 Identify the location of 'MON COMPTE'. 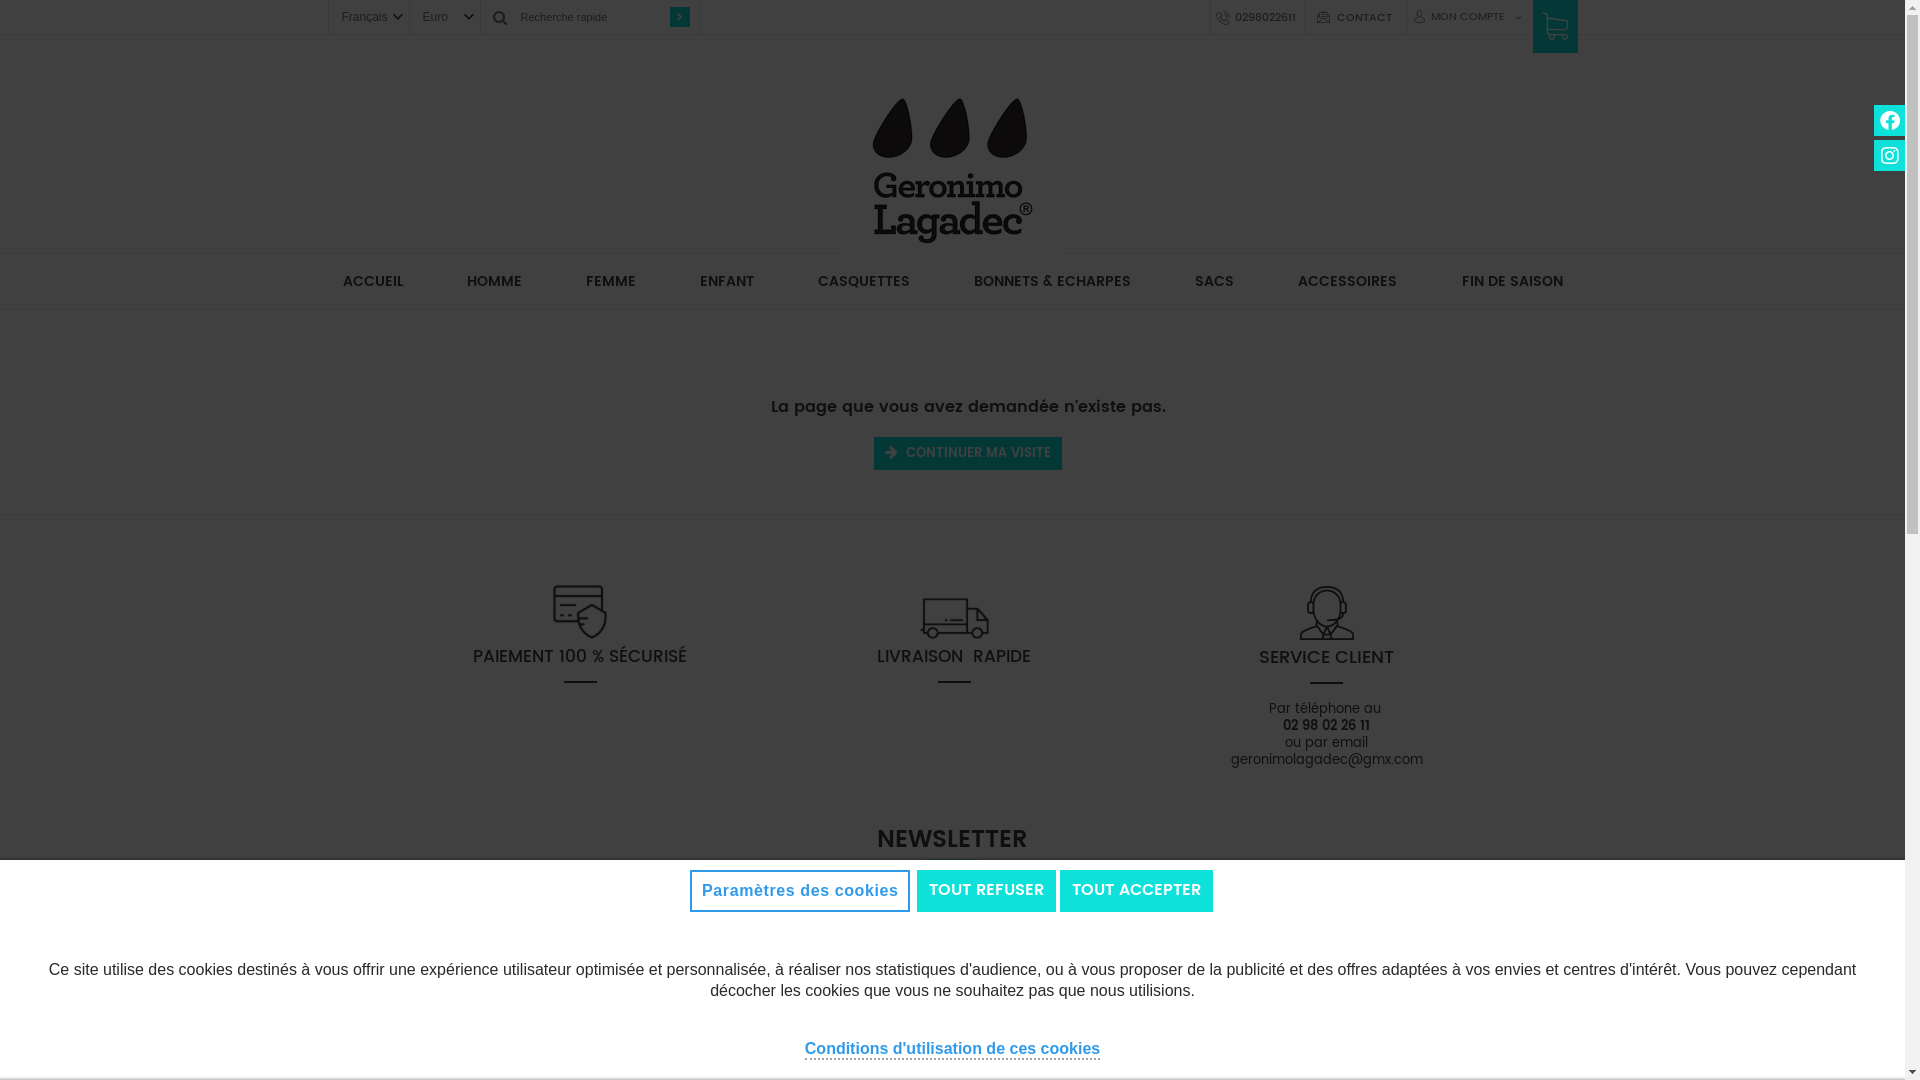
(1464, 16).